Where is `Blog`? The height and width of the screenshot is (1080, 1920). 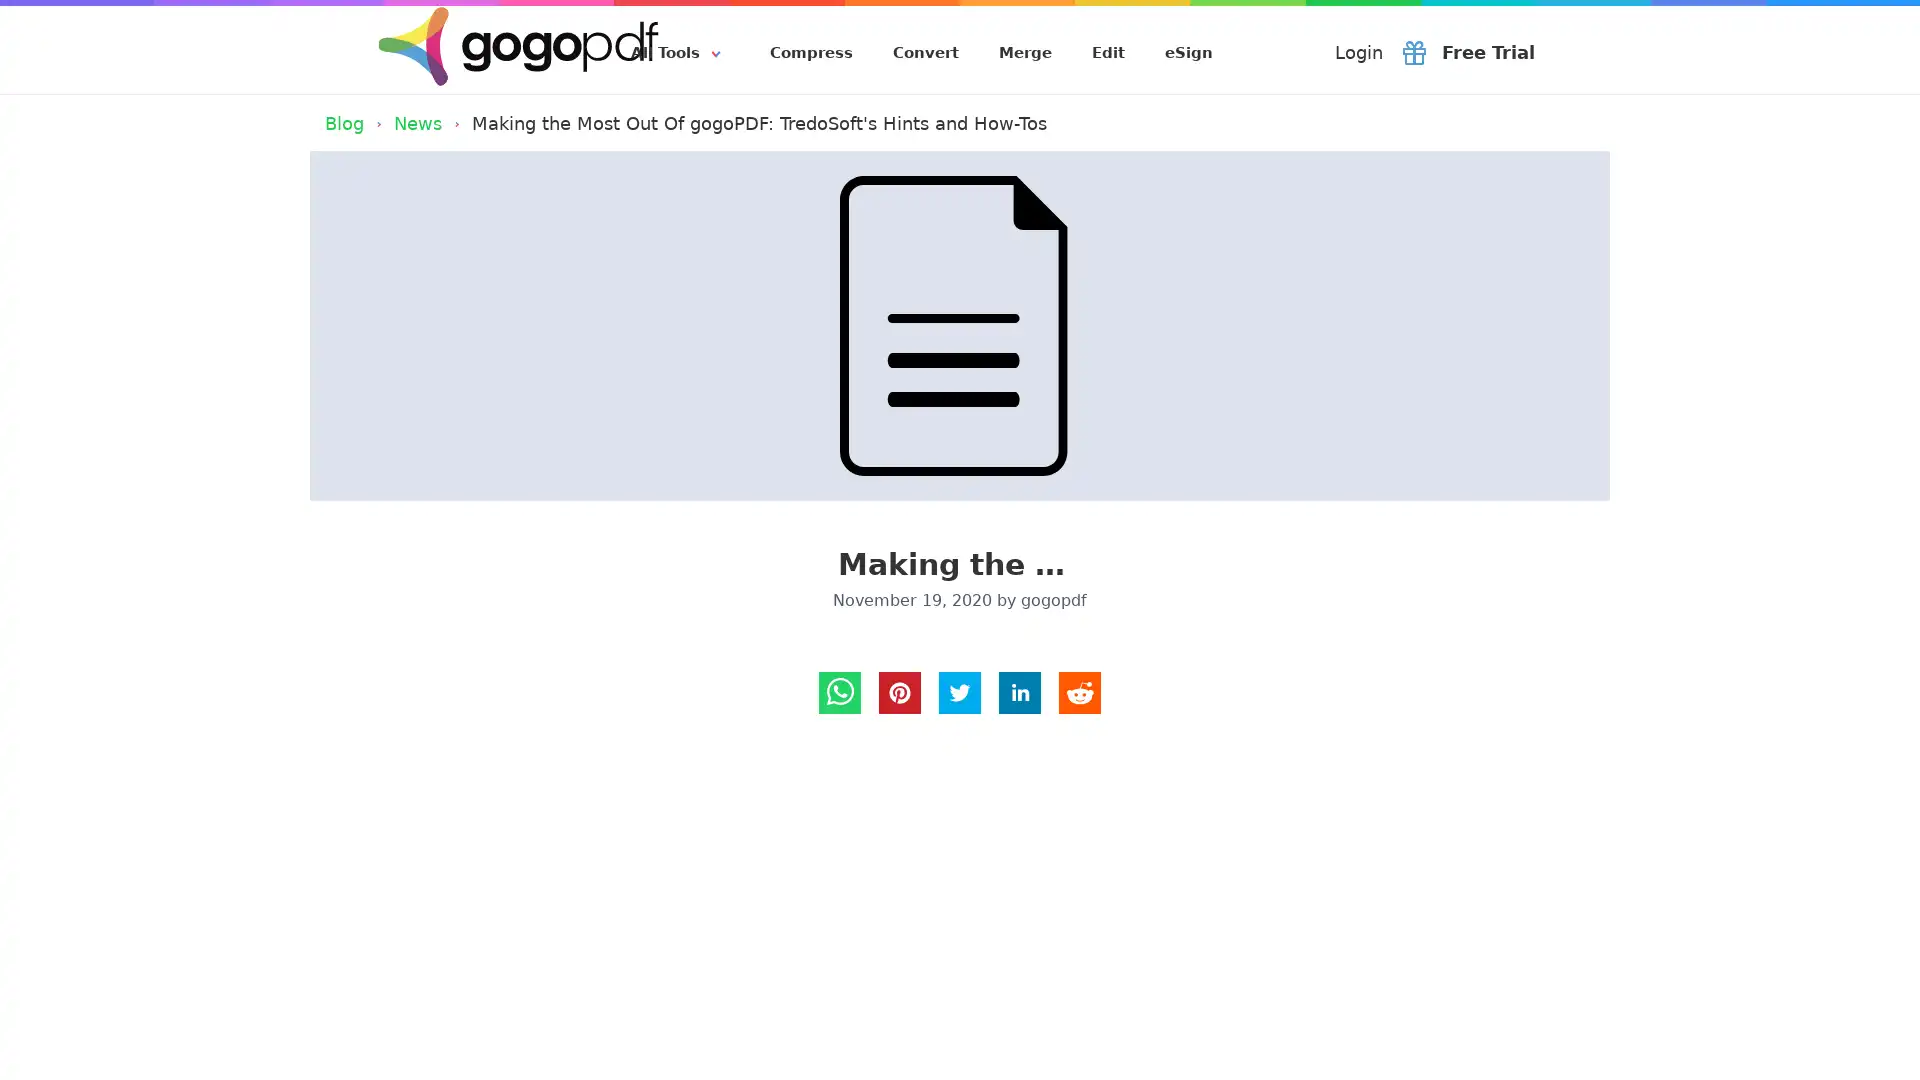
Blog is located at coordinates (344, 123).